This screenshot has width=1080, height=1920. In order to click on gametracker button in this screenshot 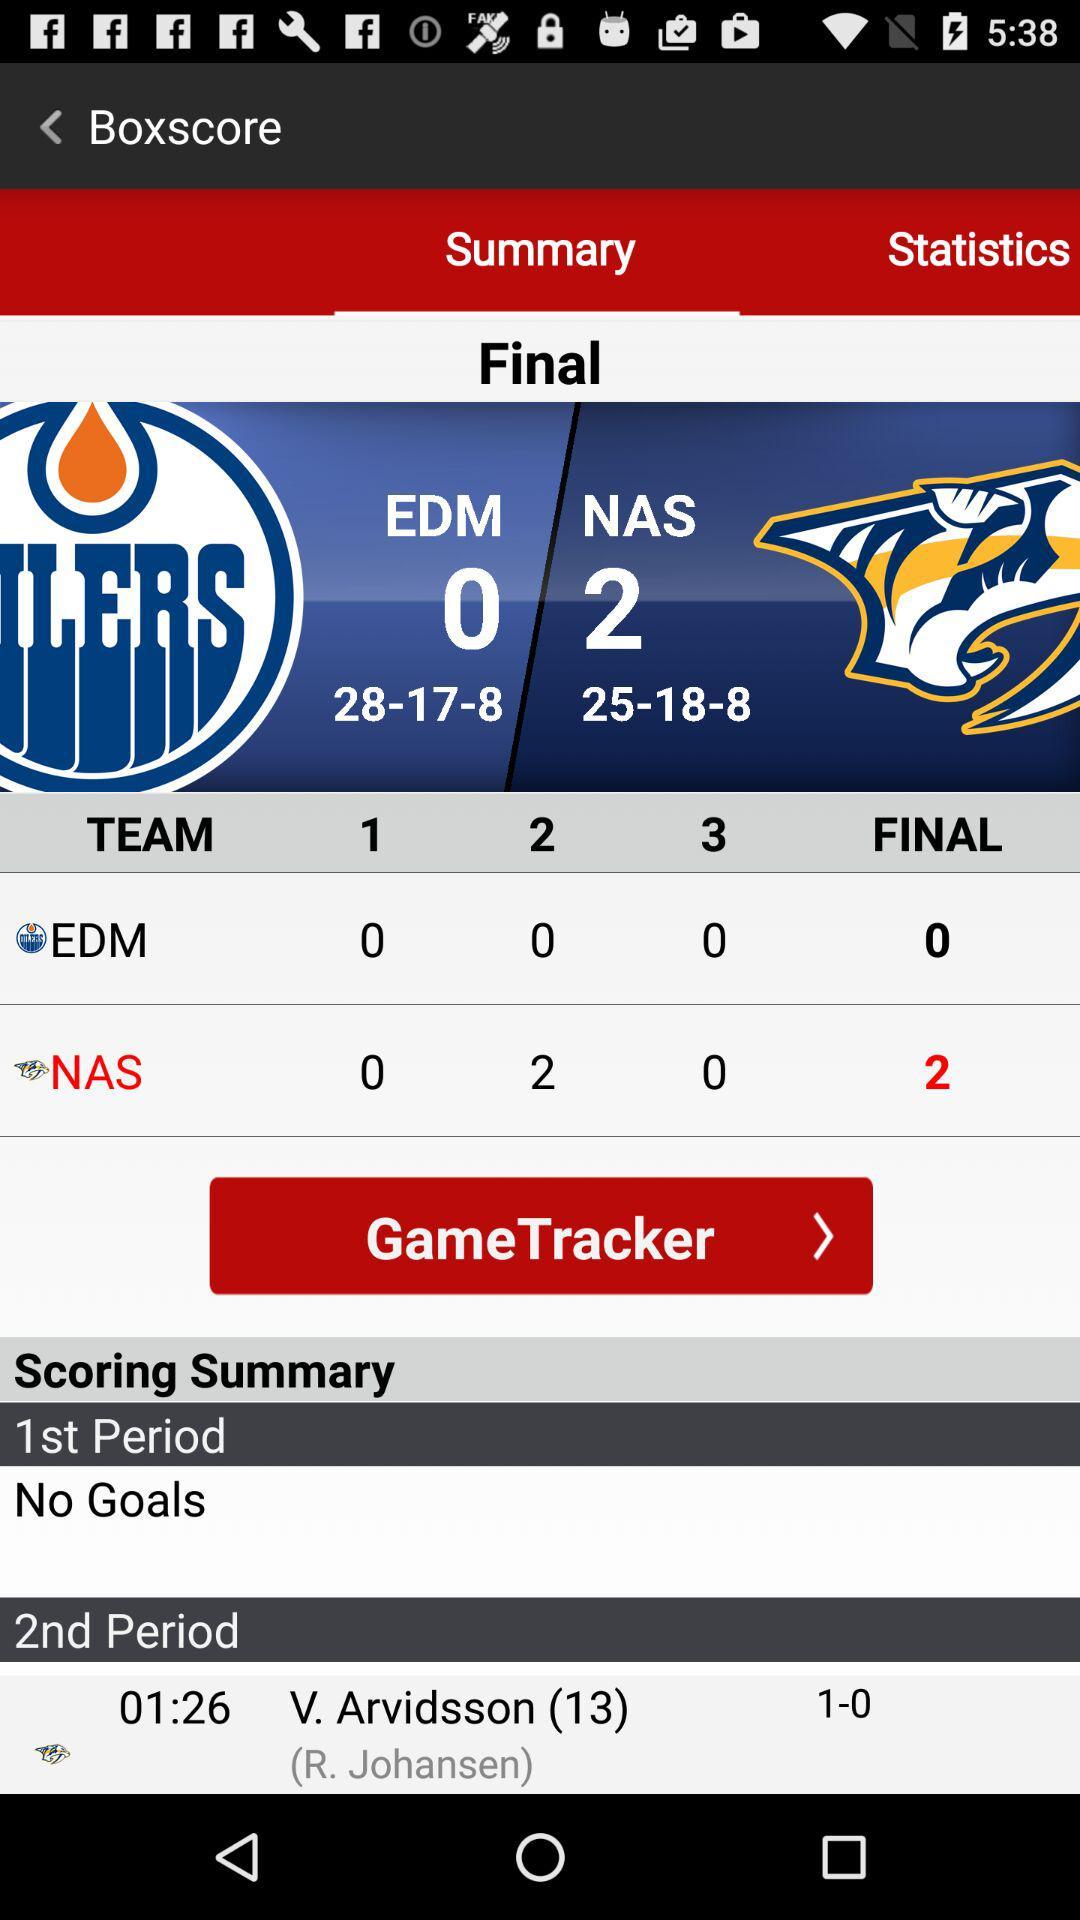, I will do `click(540, 1235)`.